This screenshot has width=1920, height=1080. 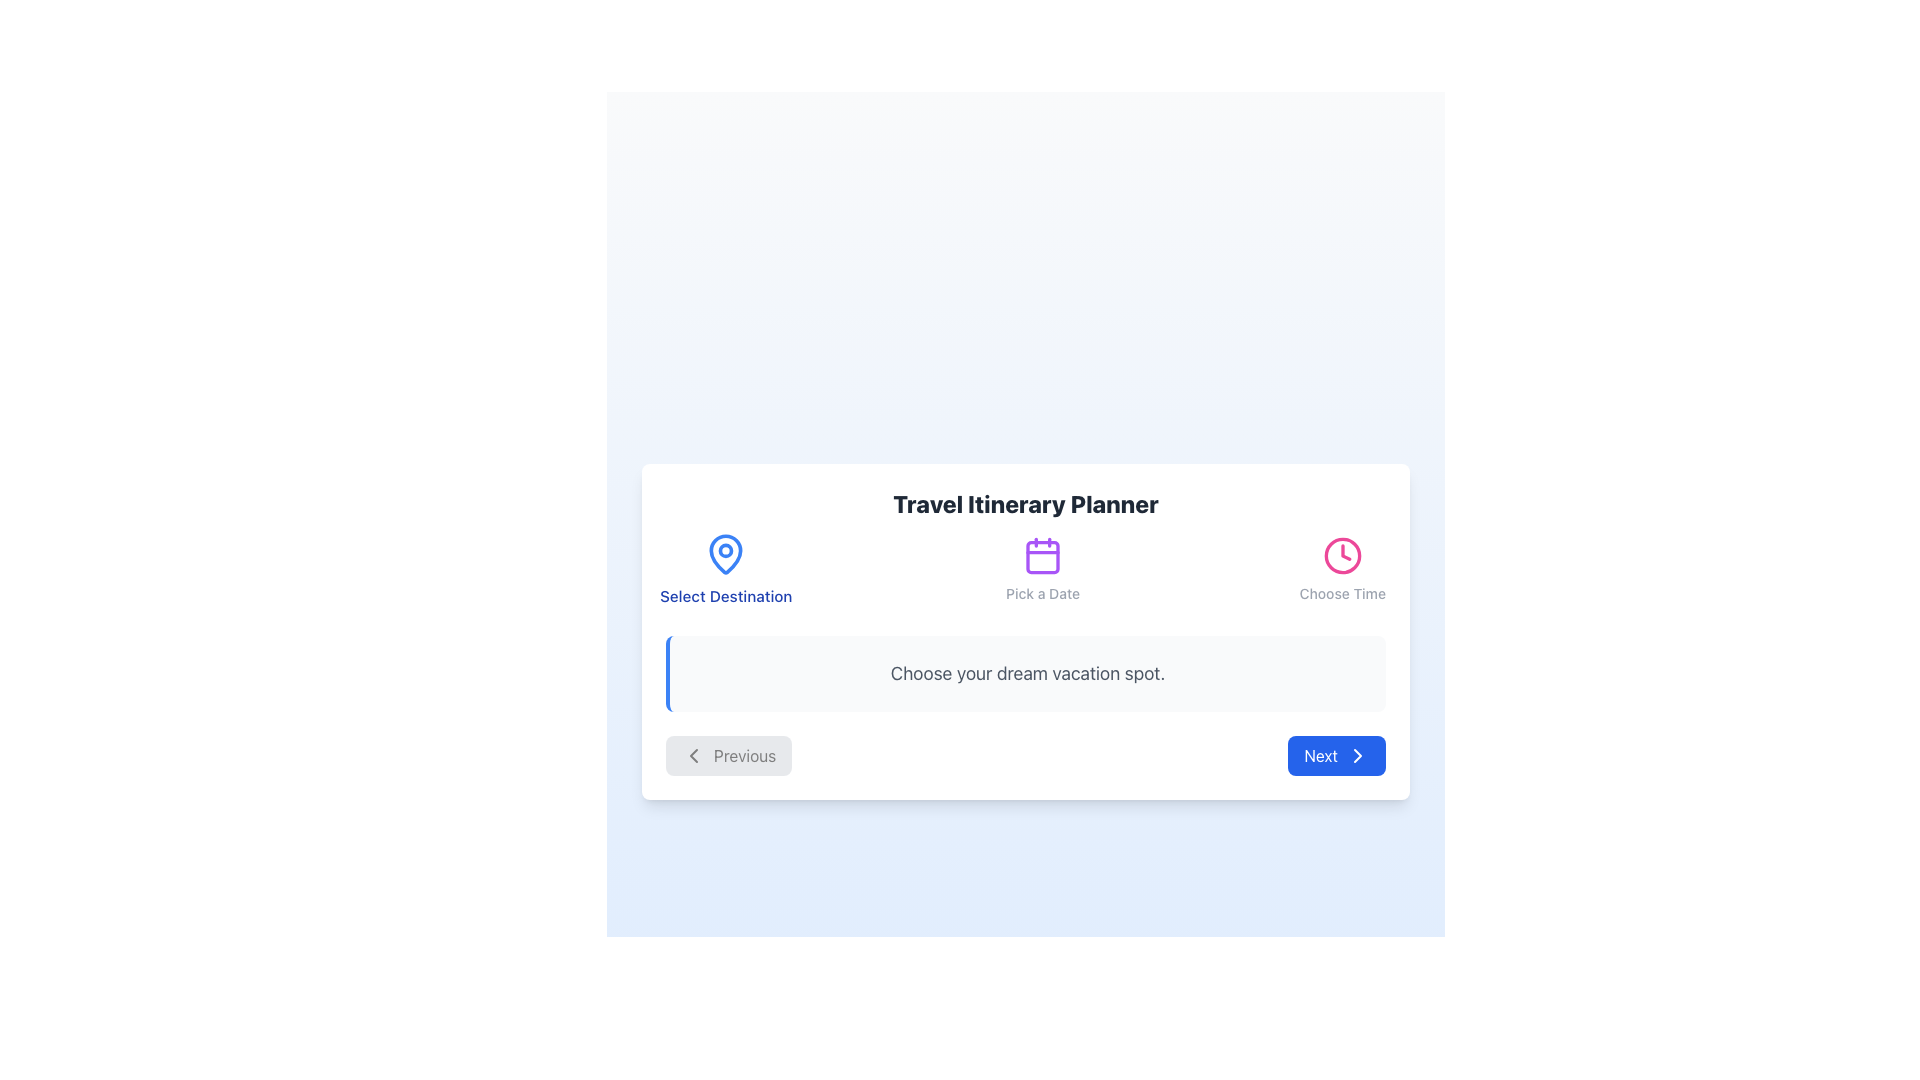 What do you see at coordinates (1042, 557) in the screenshot?
I see `the SVG rectangle element inside the 'Pick a Date' calendar icon, which is the second icon in the horizontal toolbar at the top of the card` at bounding box center [1042, 557].